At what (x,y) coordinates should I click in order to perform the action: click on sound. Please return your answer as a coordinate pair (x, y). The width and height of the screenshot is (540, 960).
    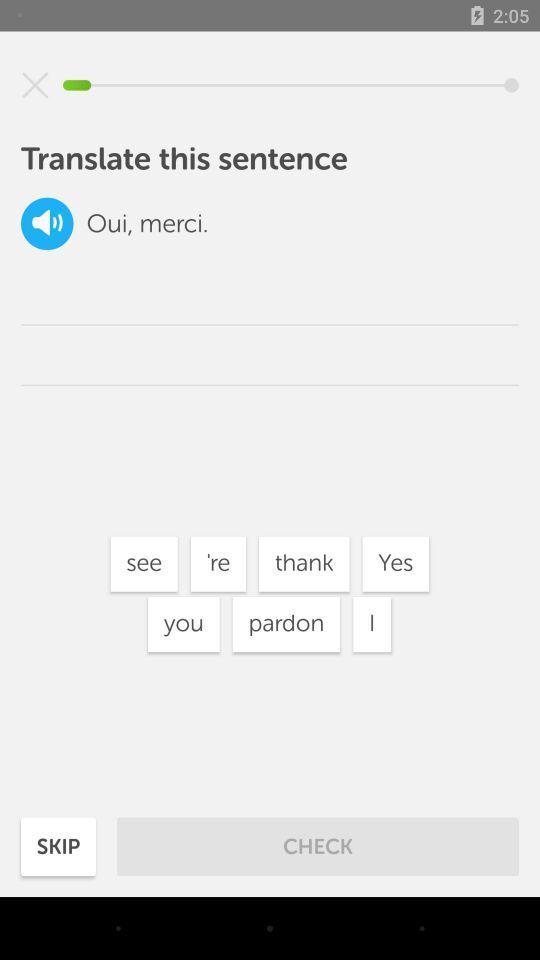
    Looking at the image, I should click on (35, 85).